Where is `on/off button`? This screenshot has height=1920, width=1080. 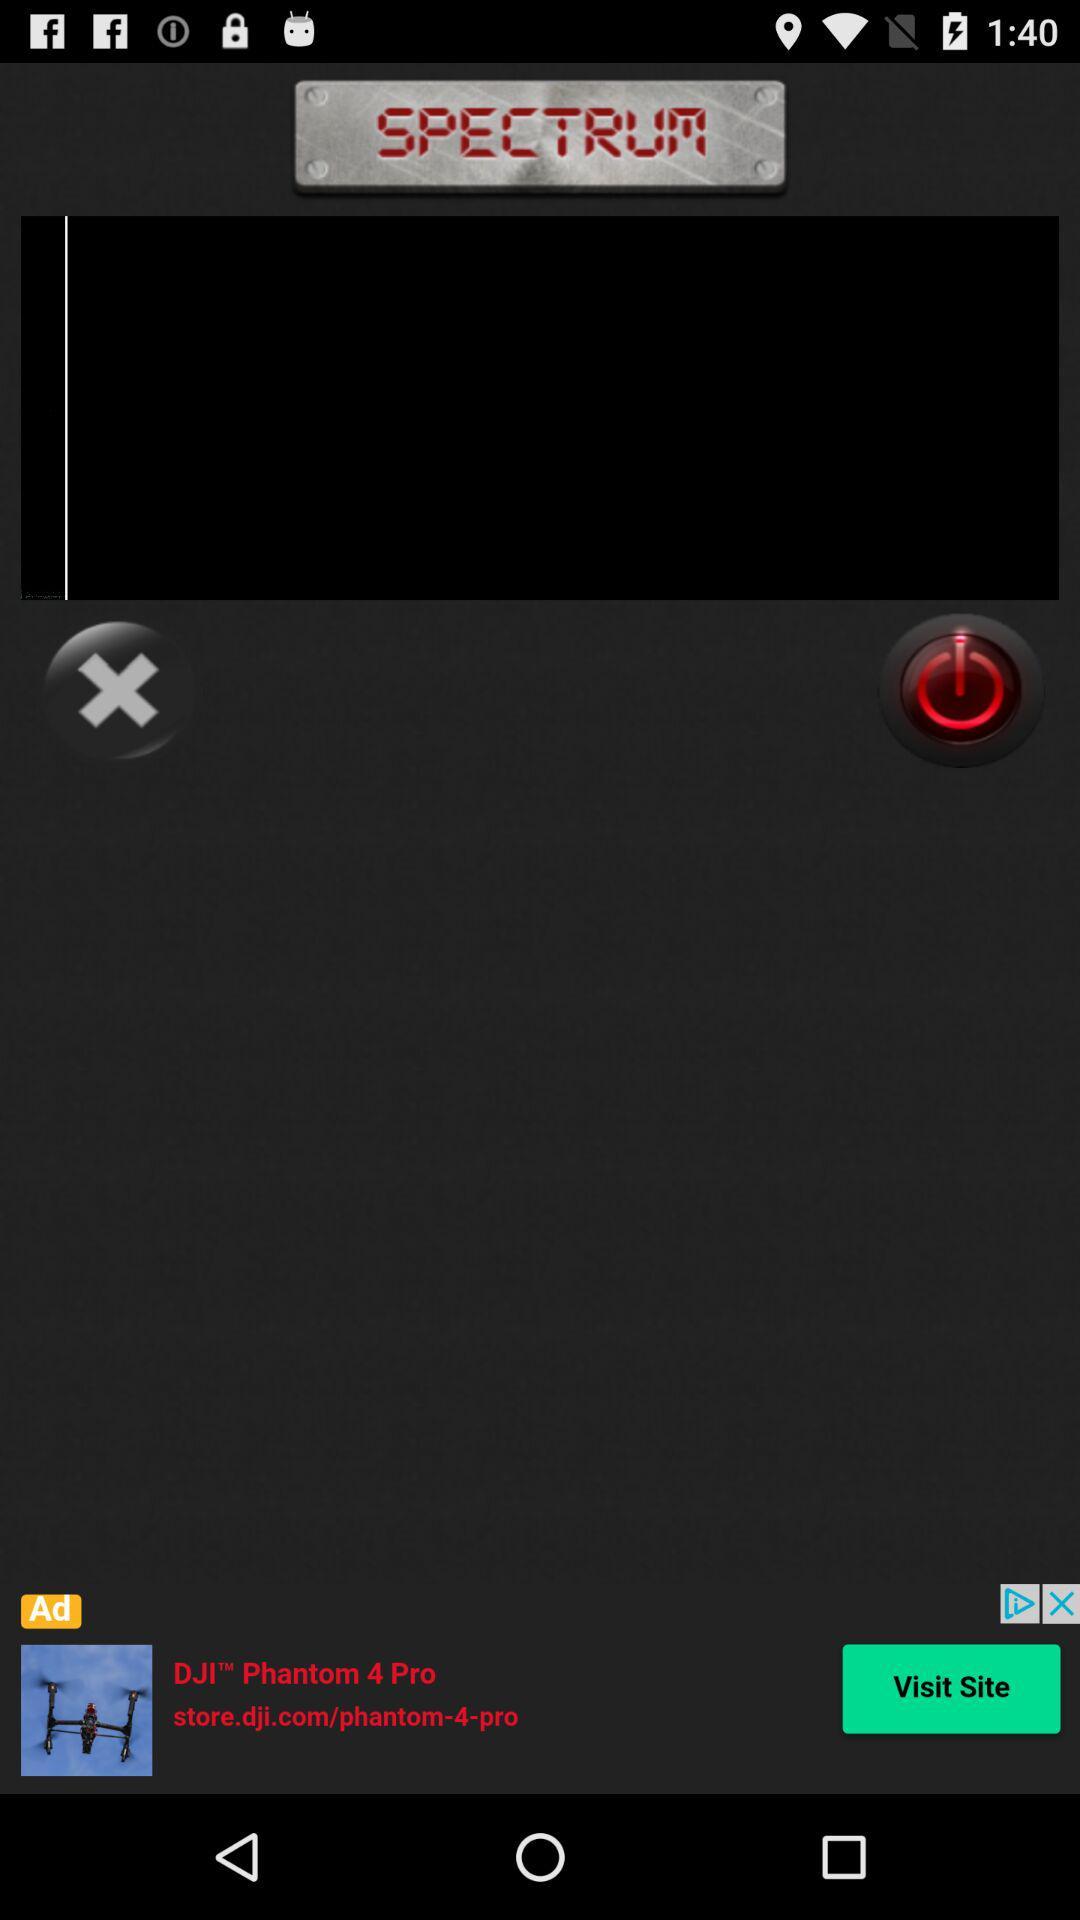 on/off button is located at coordinates (960, 690).